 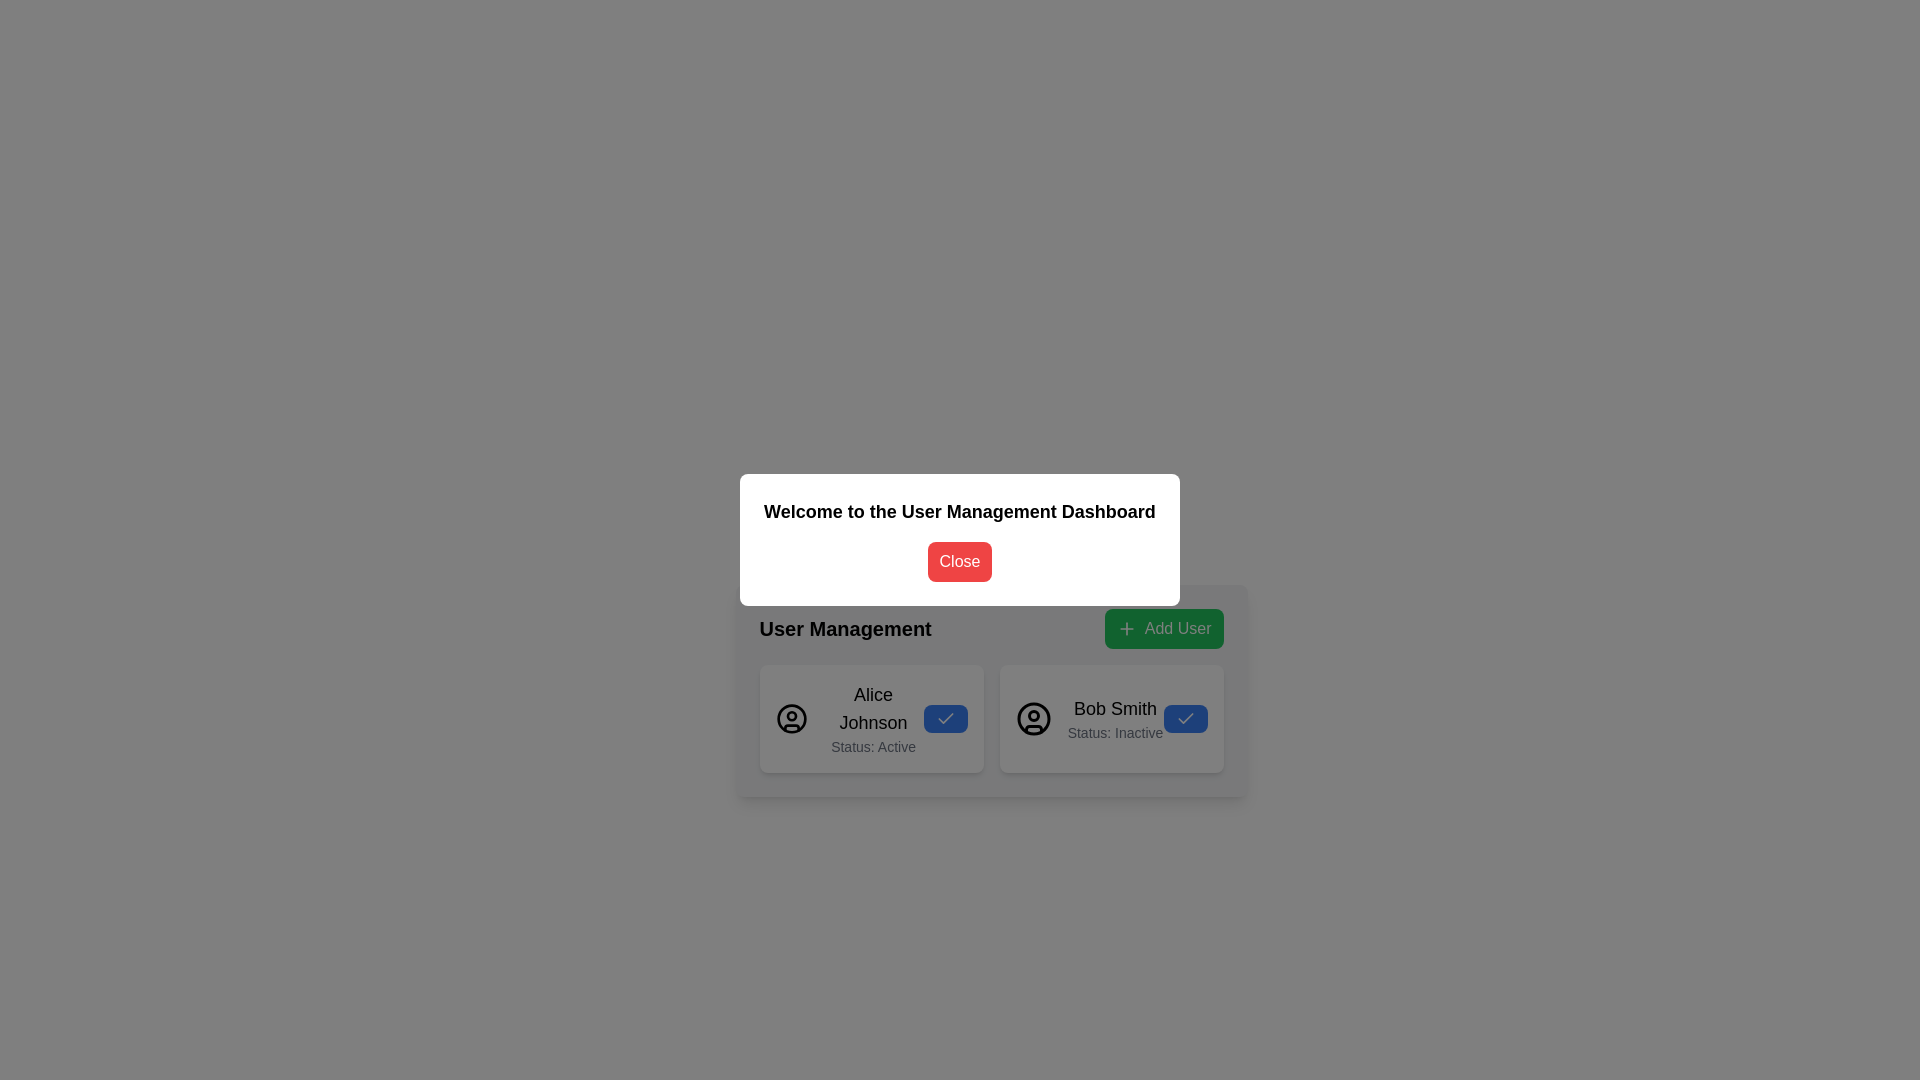 I want to click on the 'Alice Johnson' text block component, which displays the name in a larger bold font and the status as 'Status: Active' in smaller gray font, located, so click(x=873, y=717).